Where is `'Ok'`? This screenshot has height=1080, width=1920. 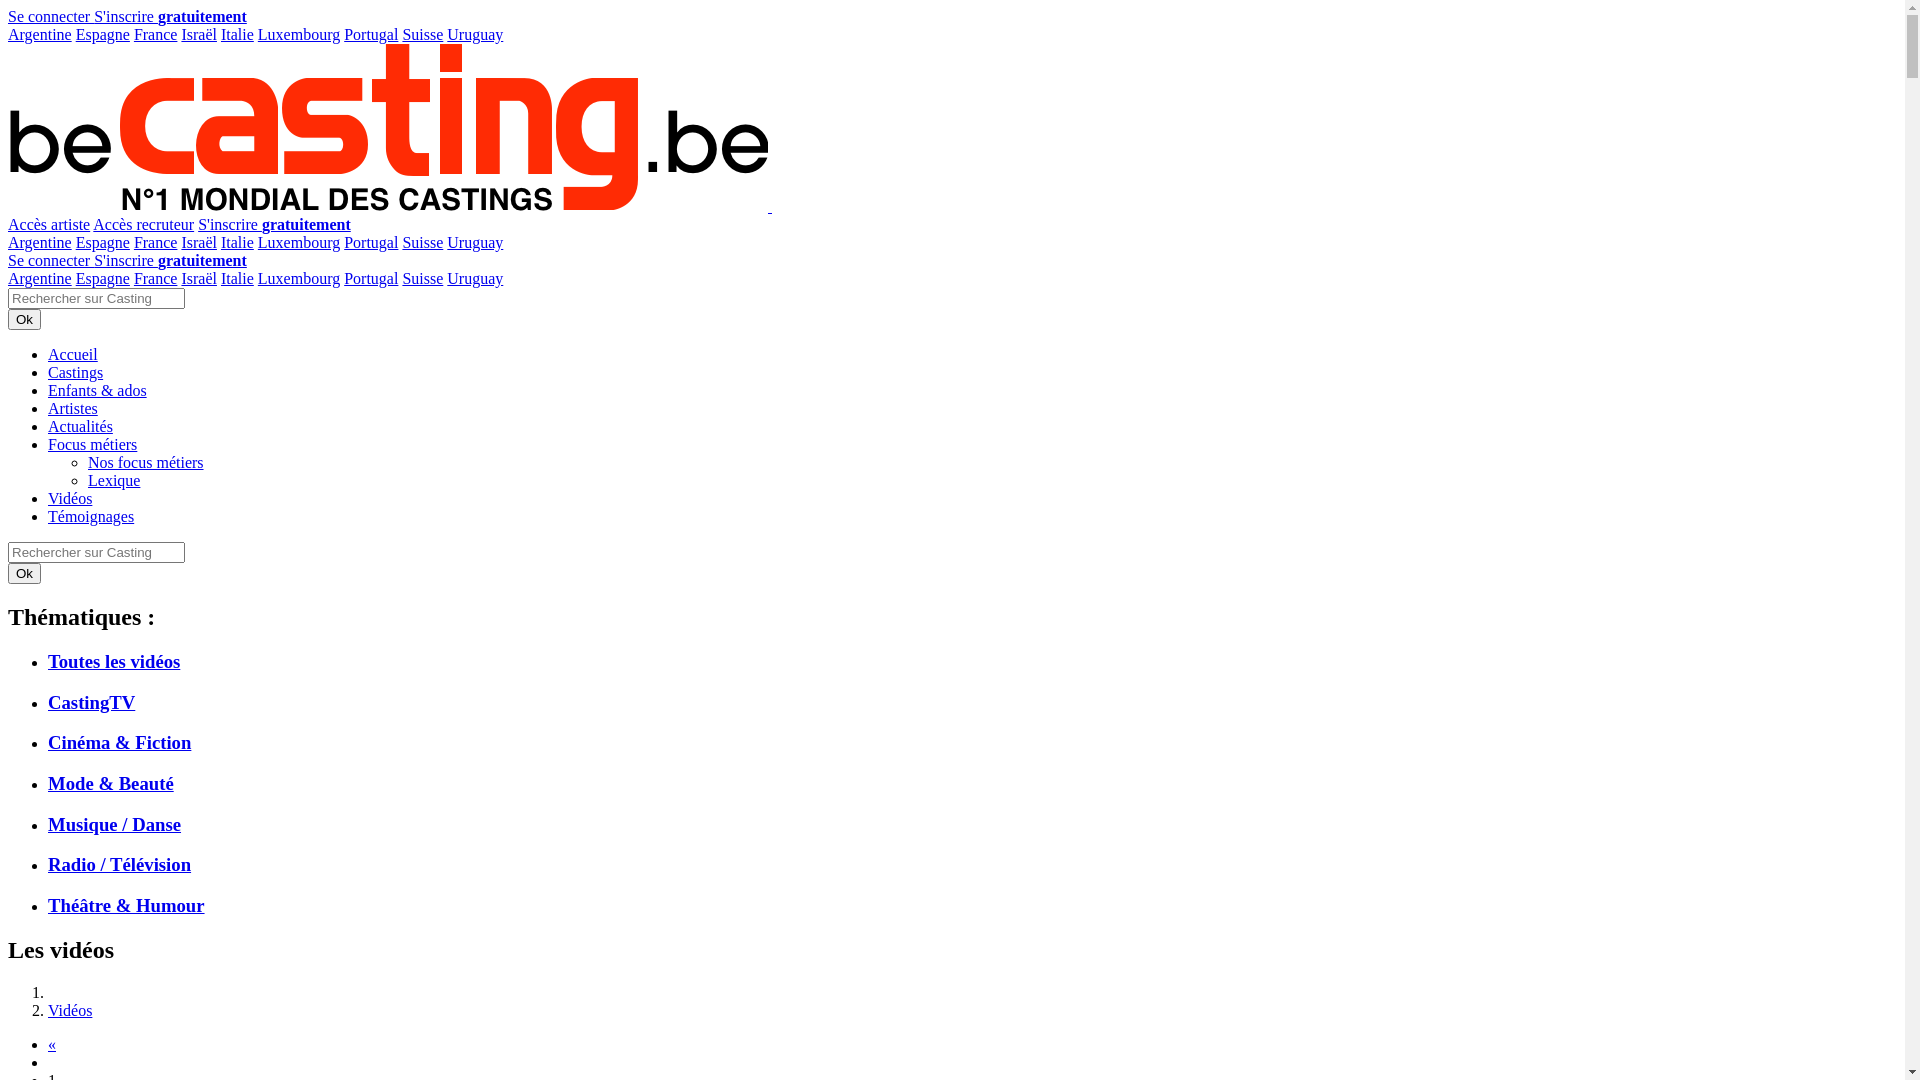 'Ok' is located at coordinates (24, 318).